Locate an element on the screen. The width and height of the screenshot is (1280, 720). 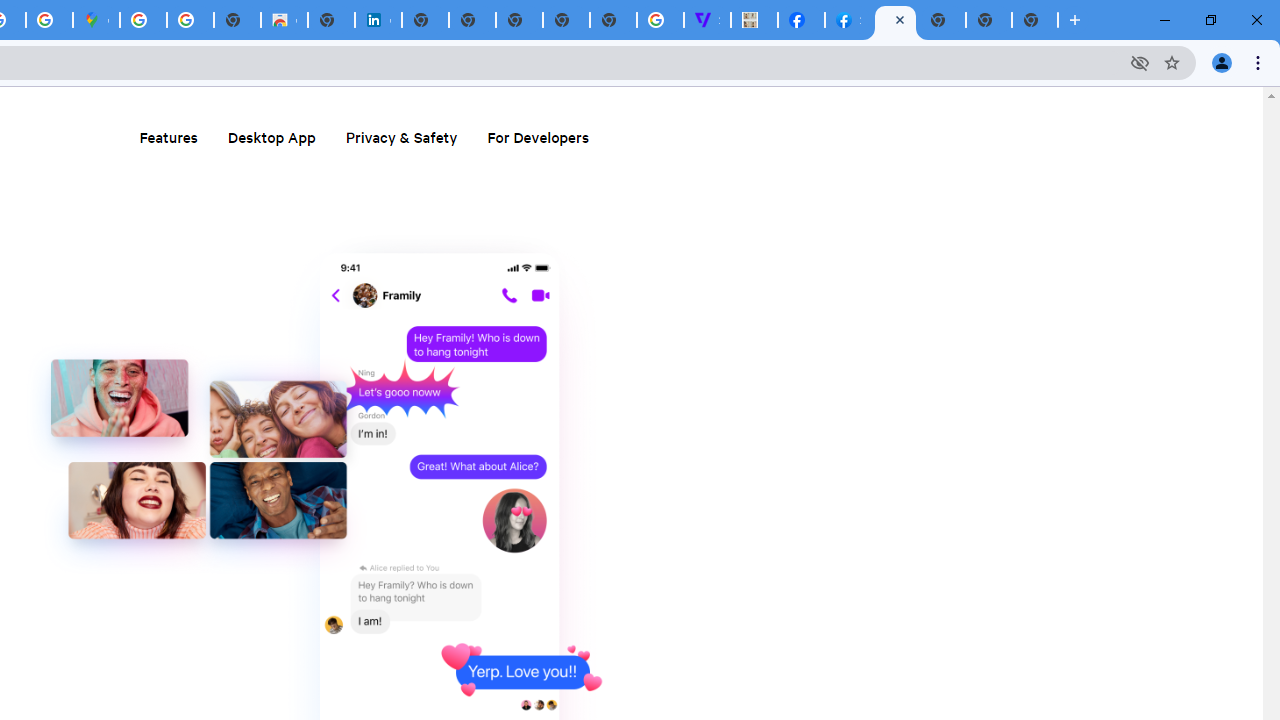
'Privacy & Safety' is located at coordinates (400, 135).